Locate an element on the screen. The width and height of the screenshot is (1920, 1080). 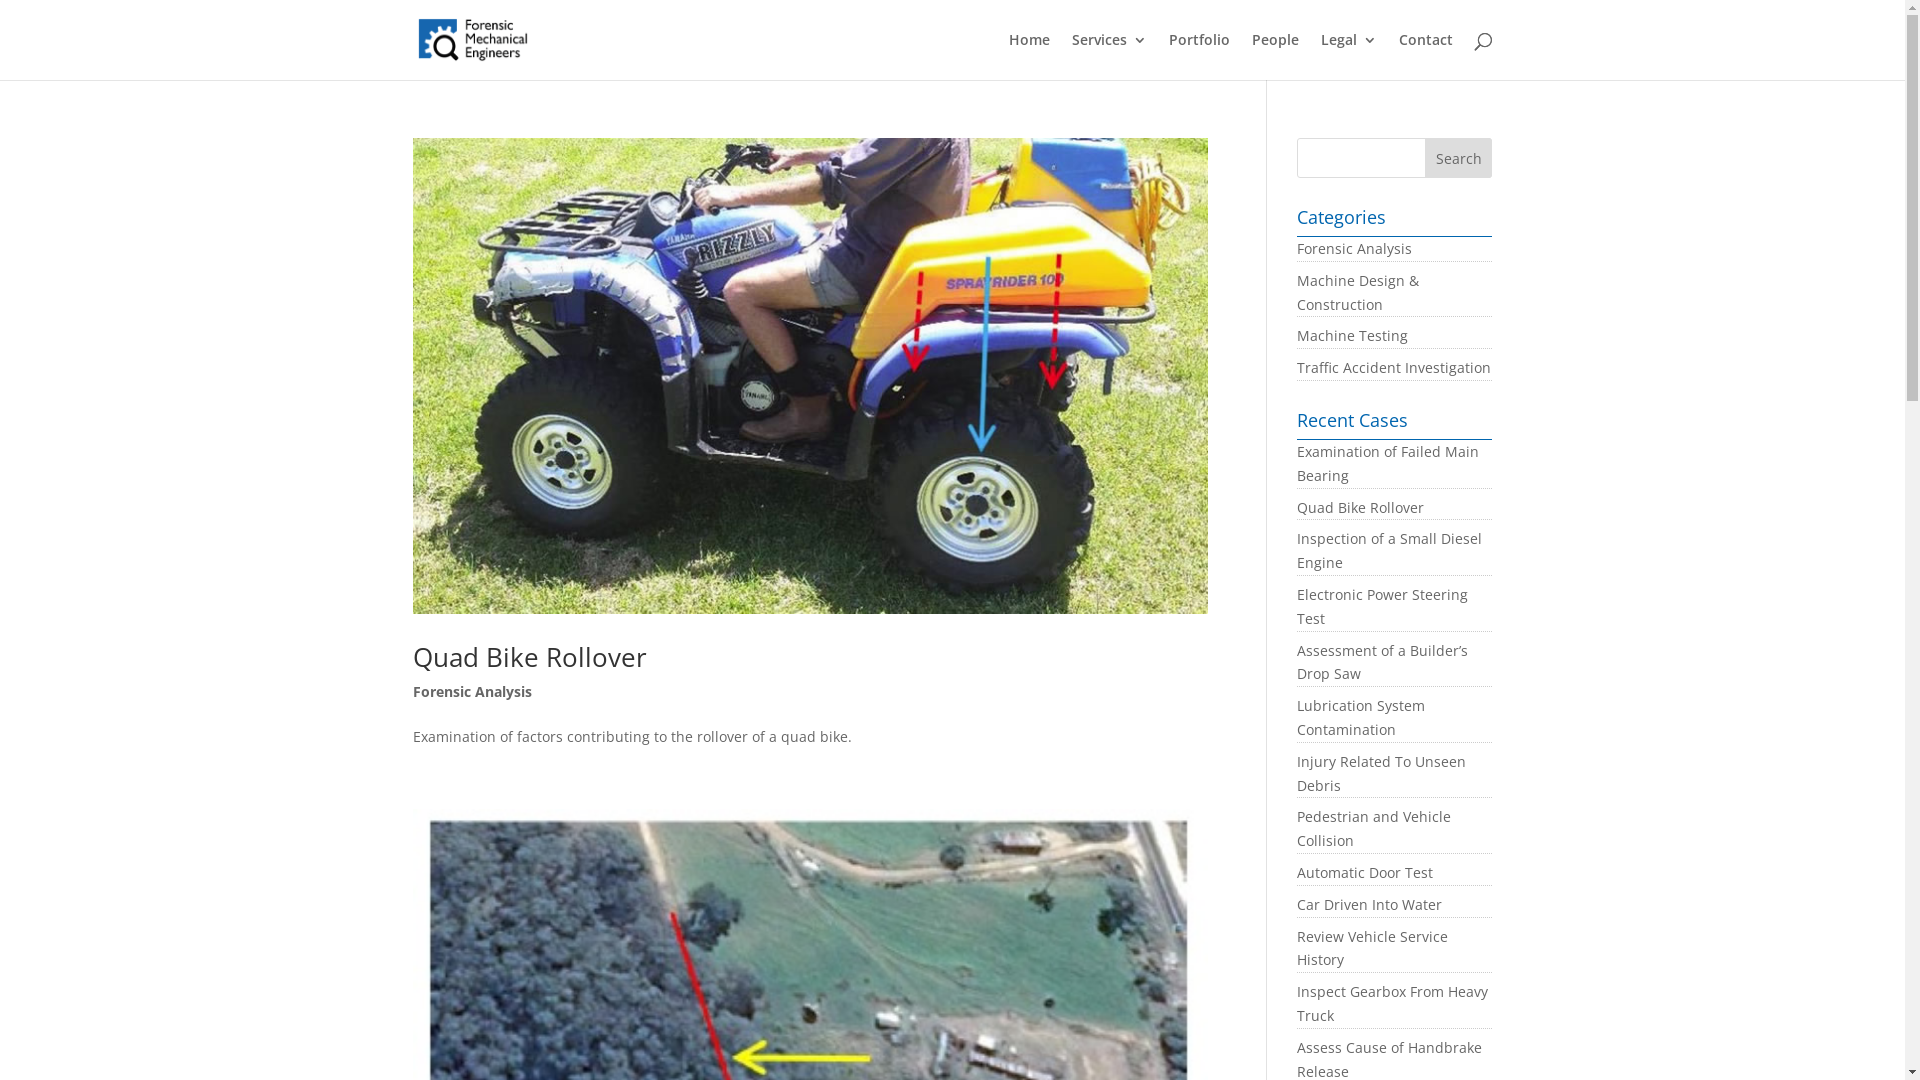
'Legal' is located at coordinates (1320, 55).